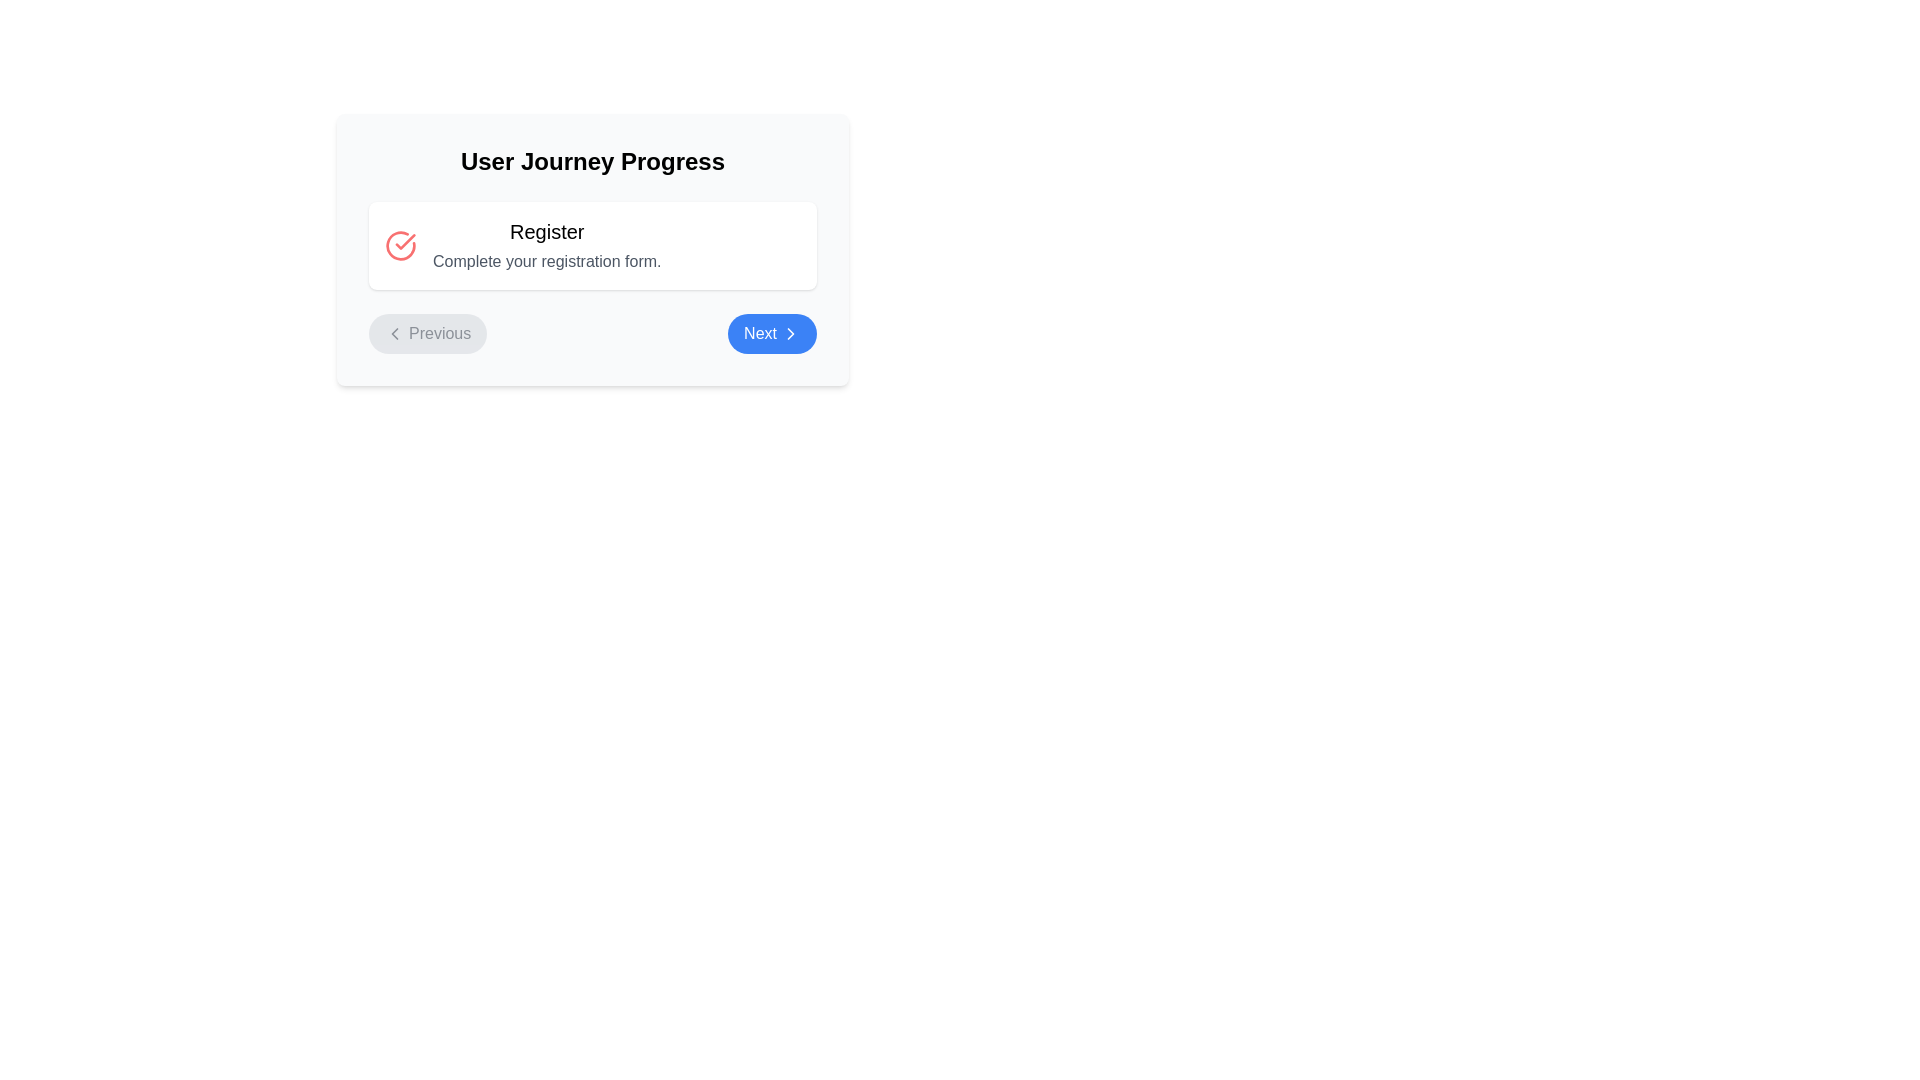  What do you see at coordinates (394, 333) in the screenshot?
I see `the backward navigation arrow icon located inside the 'Previous' button, to the left of the text label 'Previous'` at bounding box center [394, 333].